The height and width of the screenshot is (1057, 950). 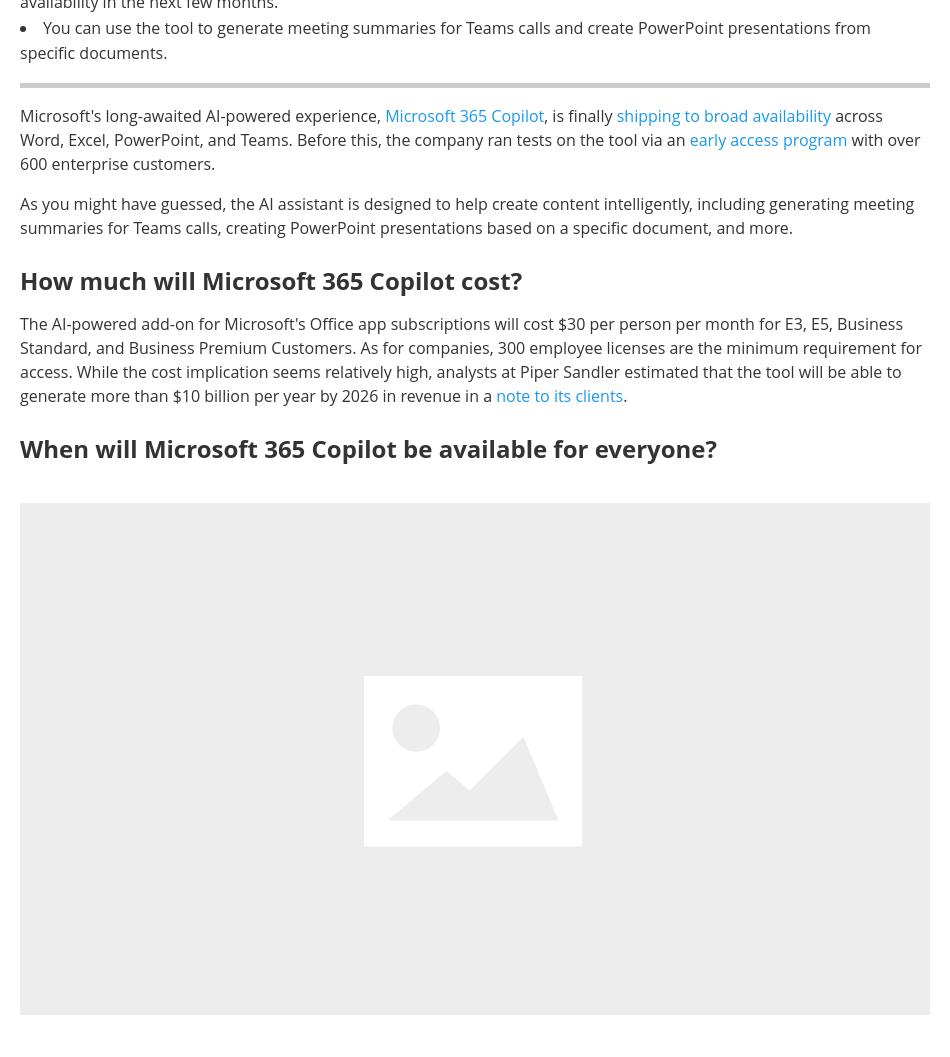 What do you see at coordinates (579, 114) in the screenshot?
I see `', is finally'` at bounding box center [579, 114].